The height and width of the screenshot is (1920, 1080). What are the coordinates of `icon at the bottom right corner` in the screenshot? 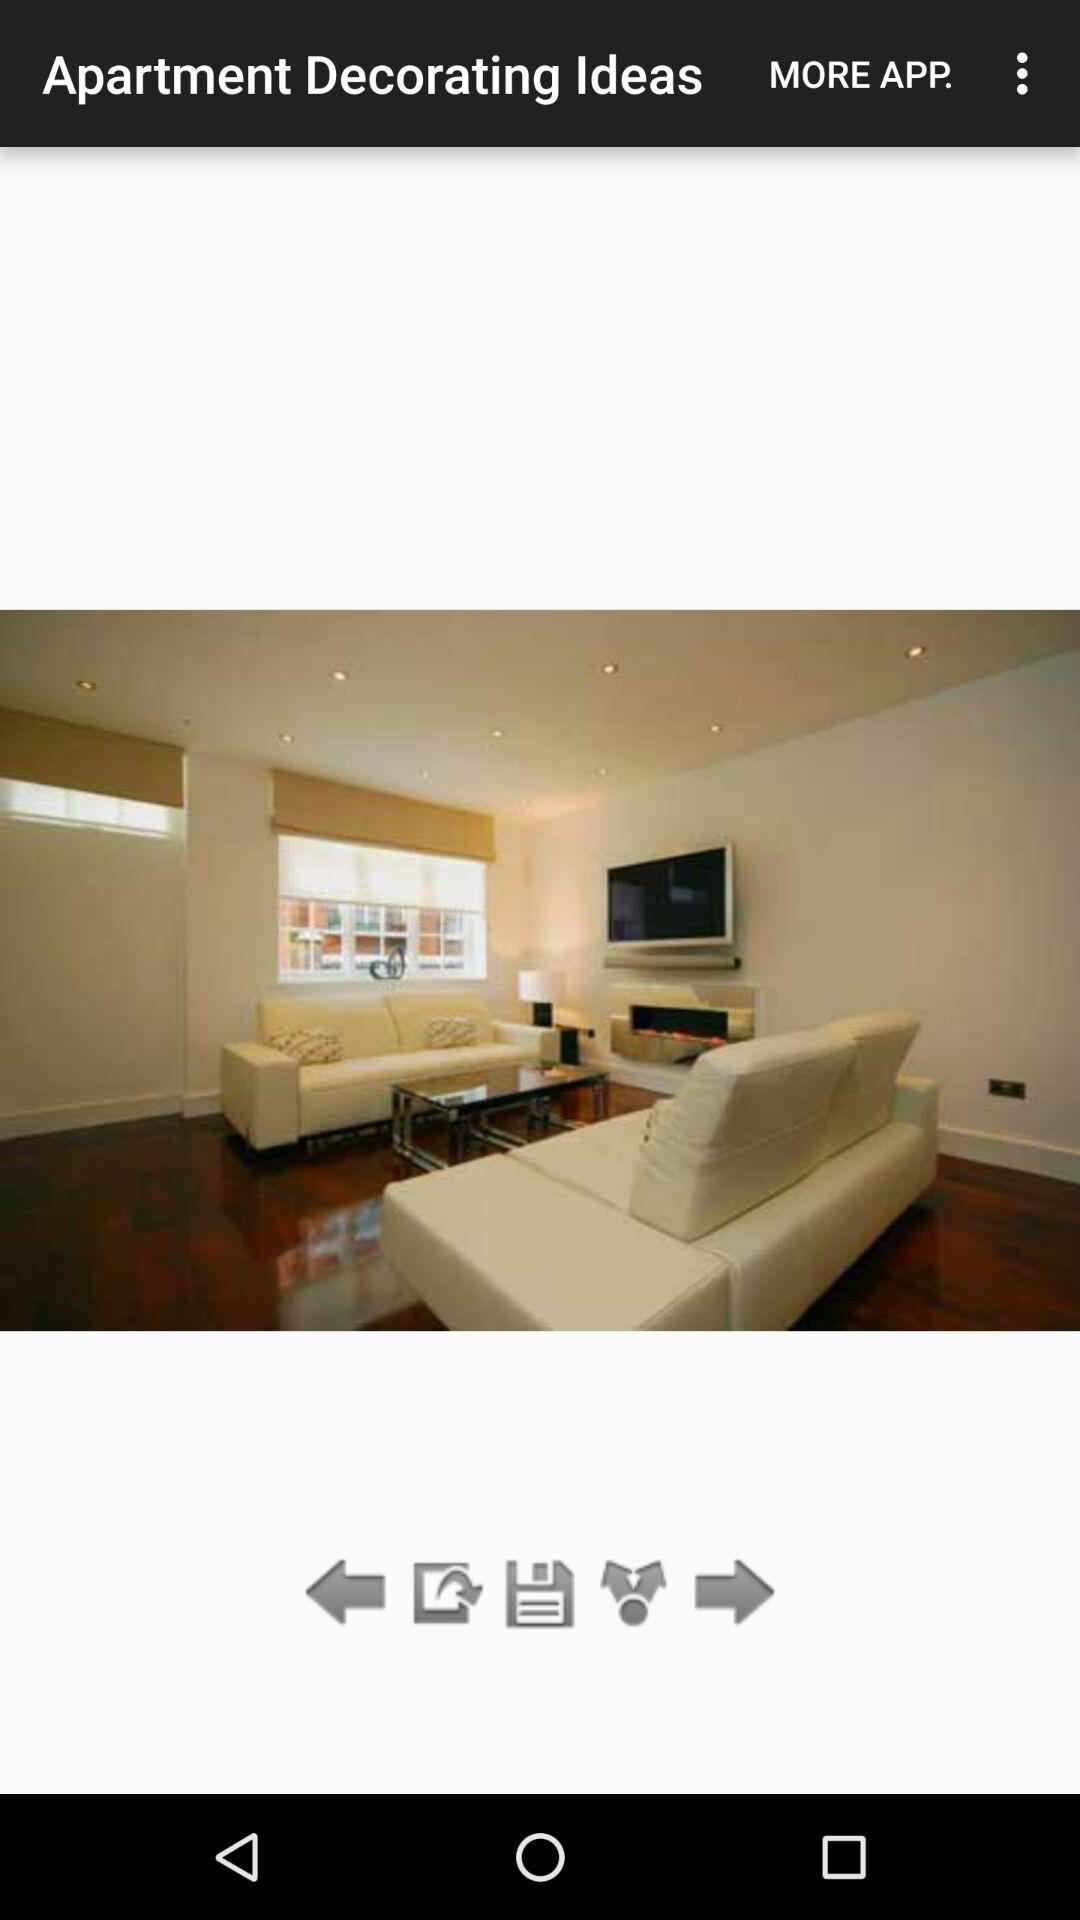 It's located at (729, 1593).